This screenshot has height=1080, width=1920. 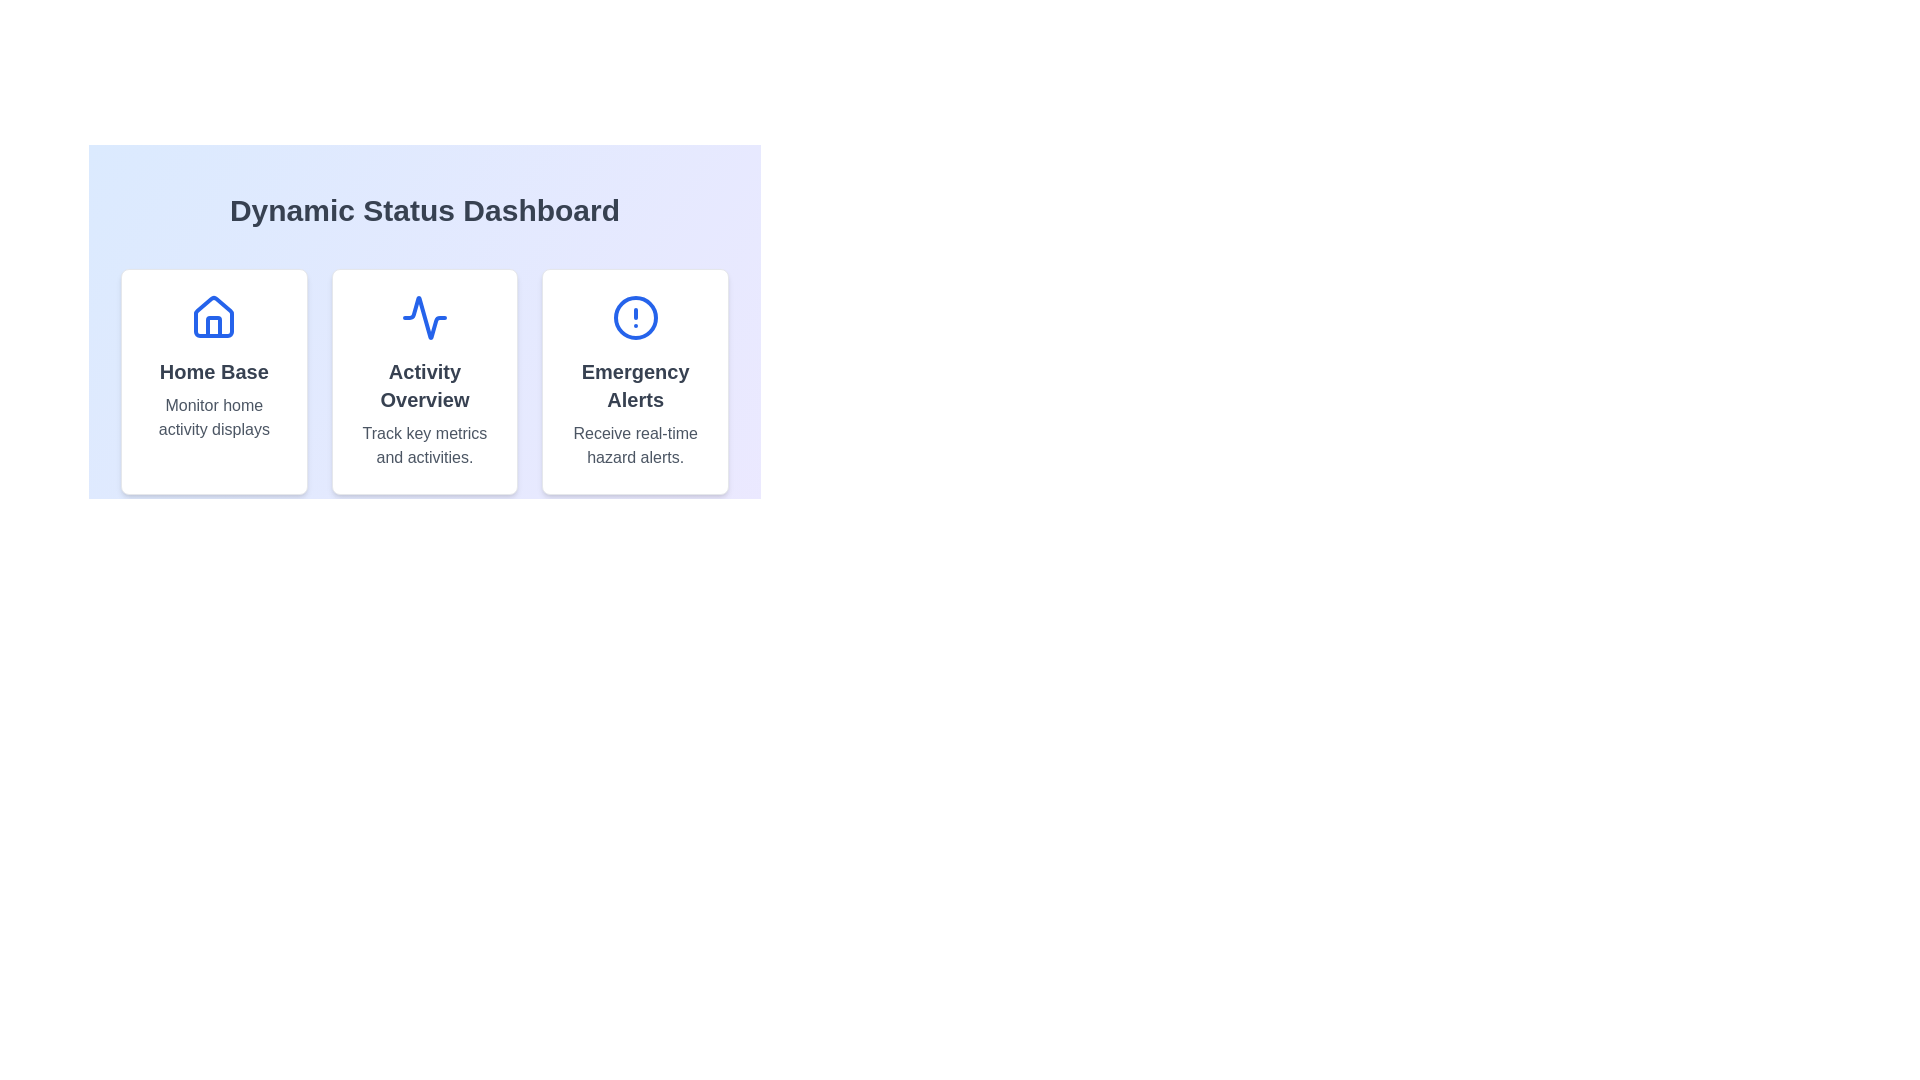 I want to click on the Information card located in the second column of the three-column layout under the 'Dynamic Status Dashboard' section, so click(x=424, y=381).